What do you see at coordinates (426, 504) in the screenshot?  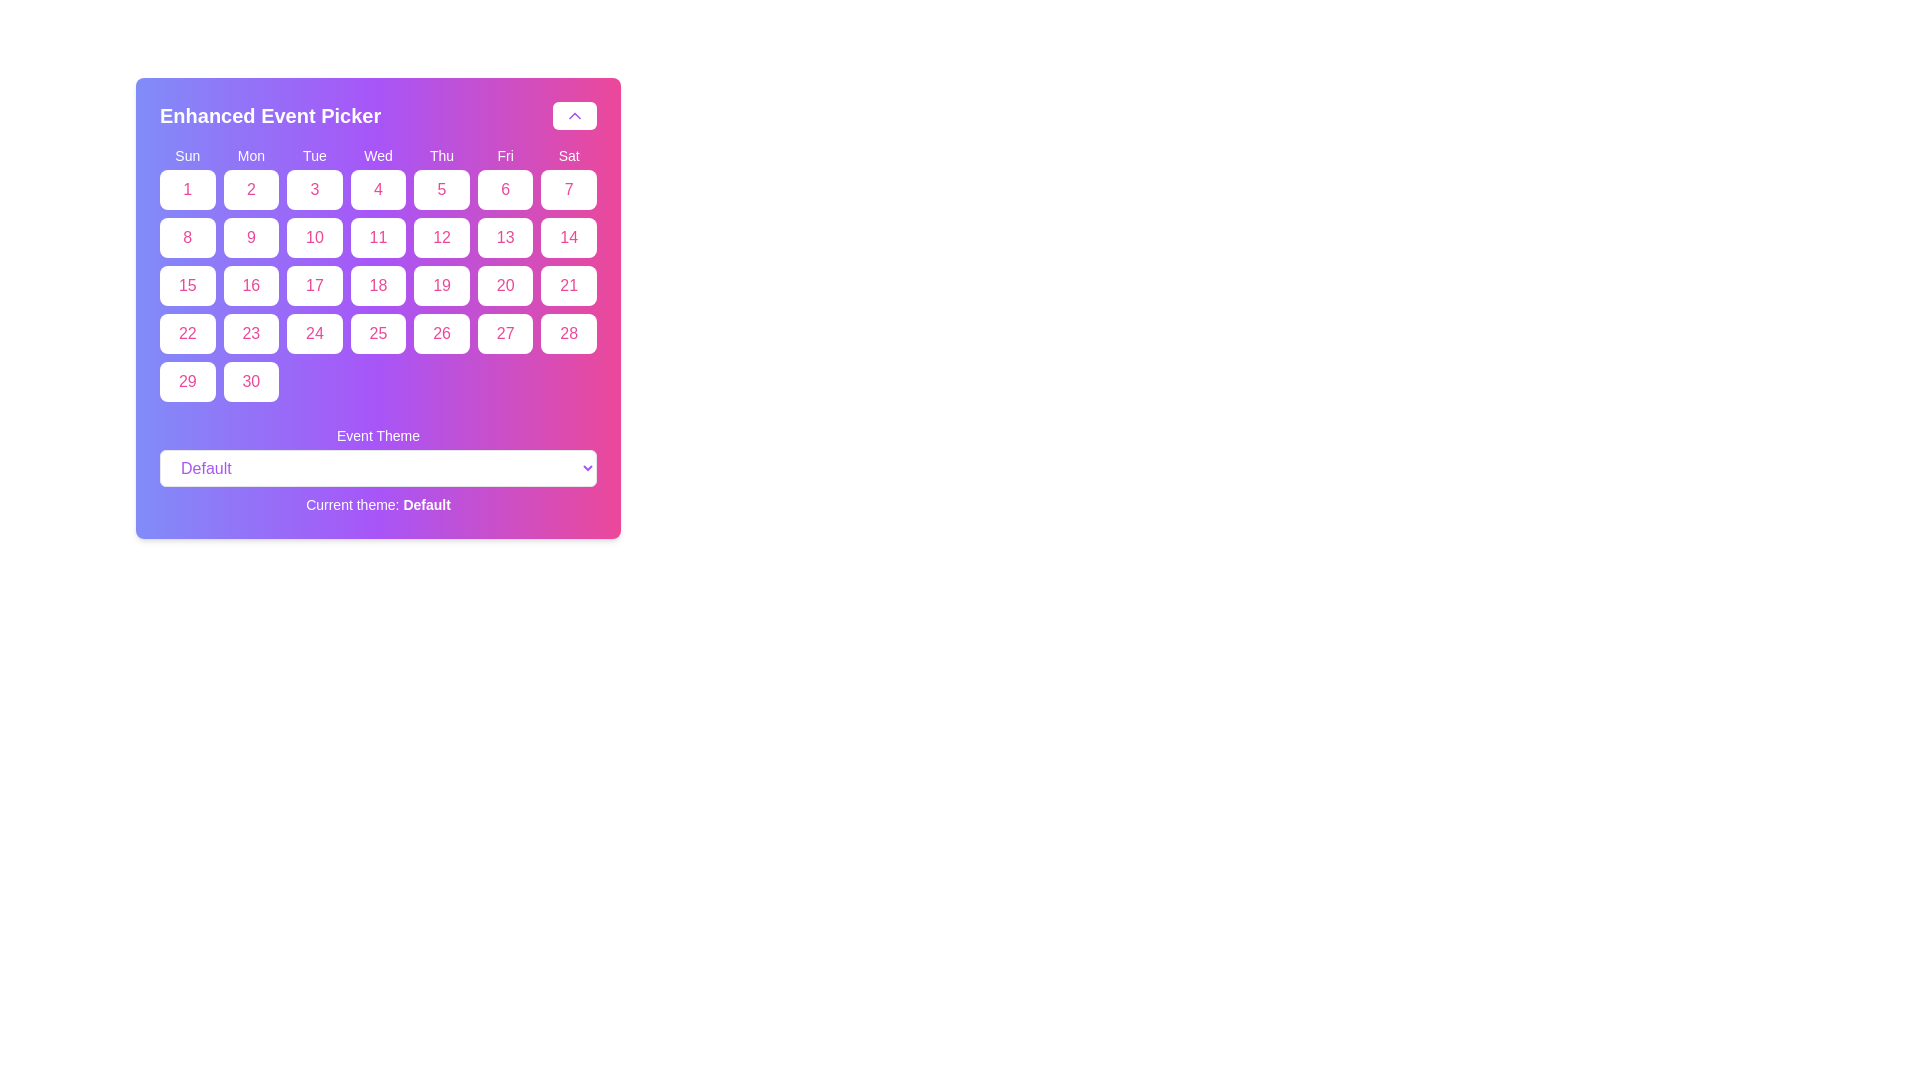 I see `the text label displaying 'Default', which is part of the line 'Current theme: Default', located at the bottom of the interface` at bounding box center [426, 504].